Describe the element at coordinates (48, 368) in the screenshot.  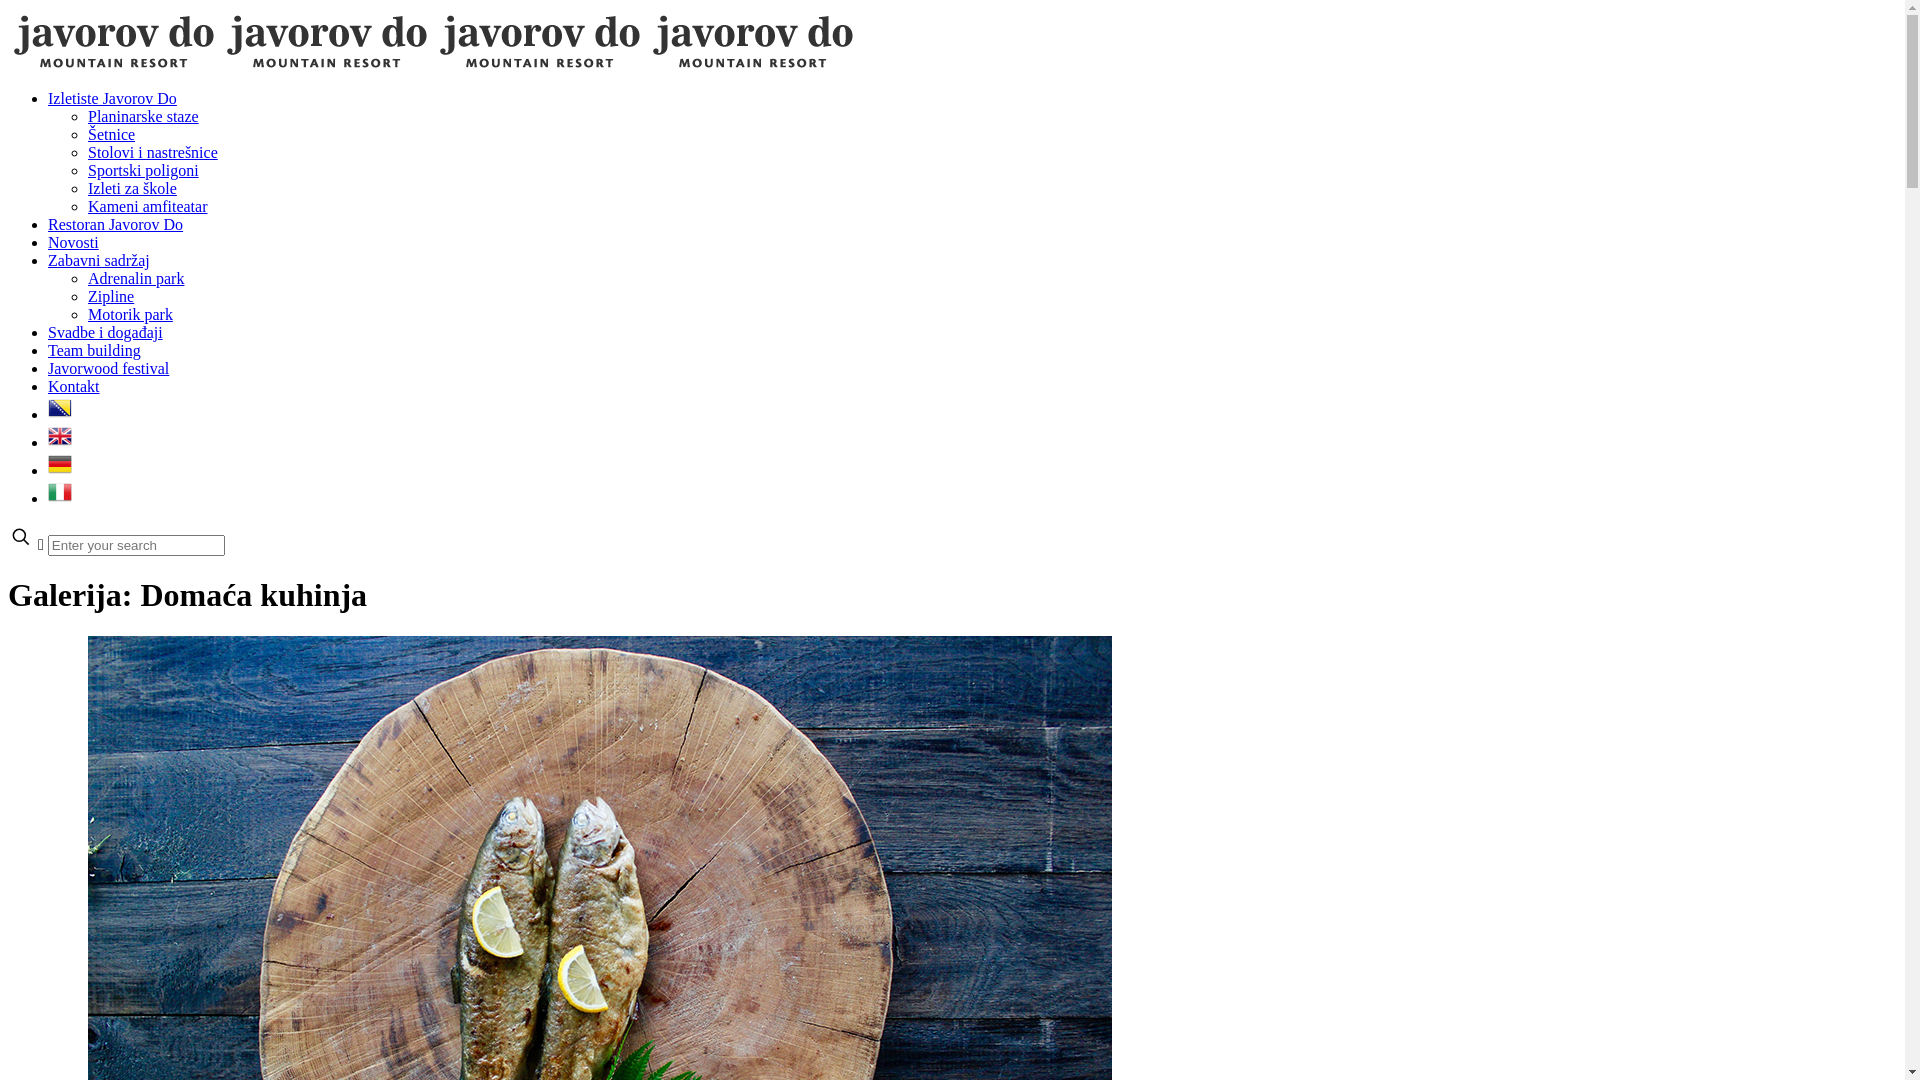
I see `'Javorwood festival'` at that location.